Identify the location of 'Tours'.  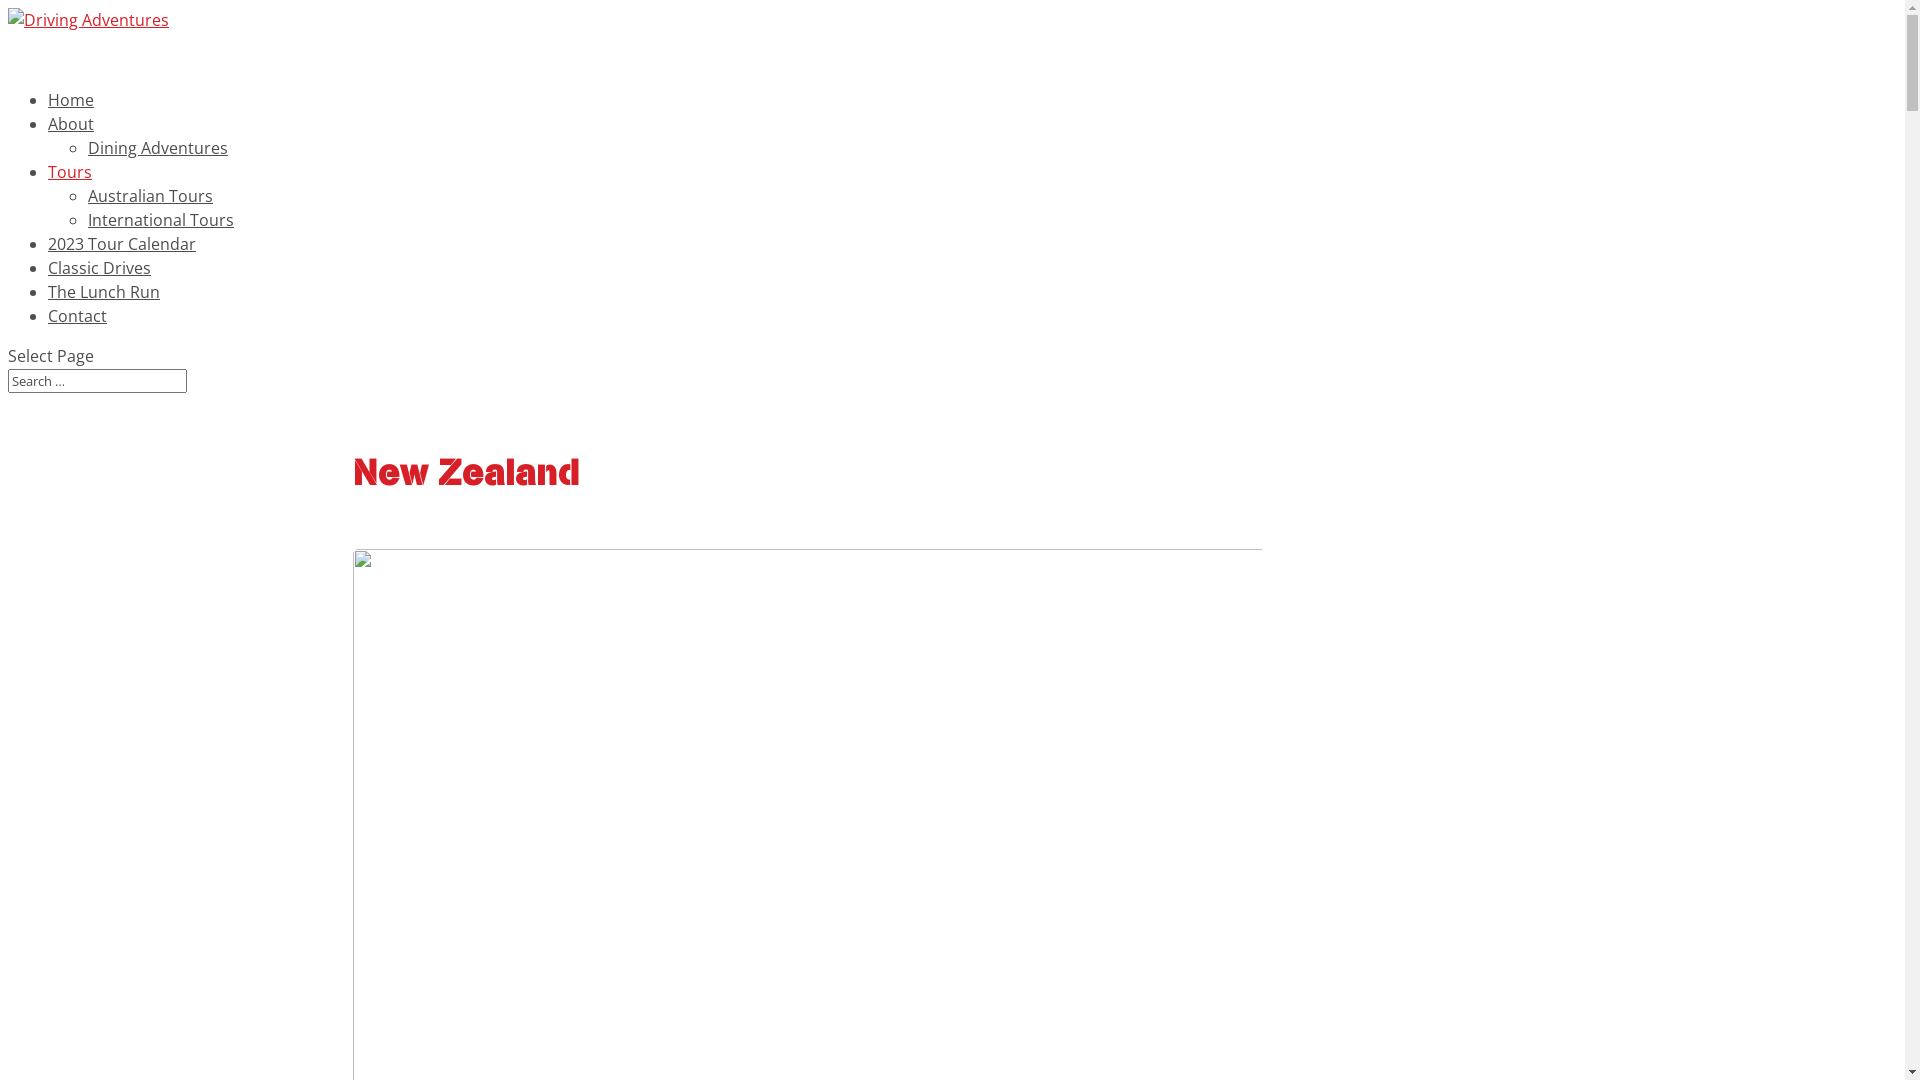
(70, 192).